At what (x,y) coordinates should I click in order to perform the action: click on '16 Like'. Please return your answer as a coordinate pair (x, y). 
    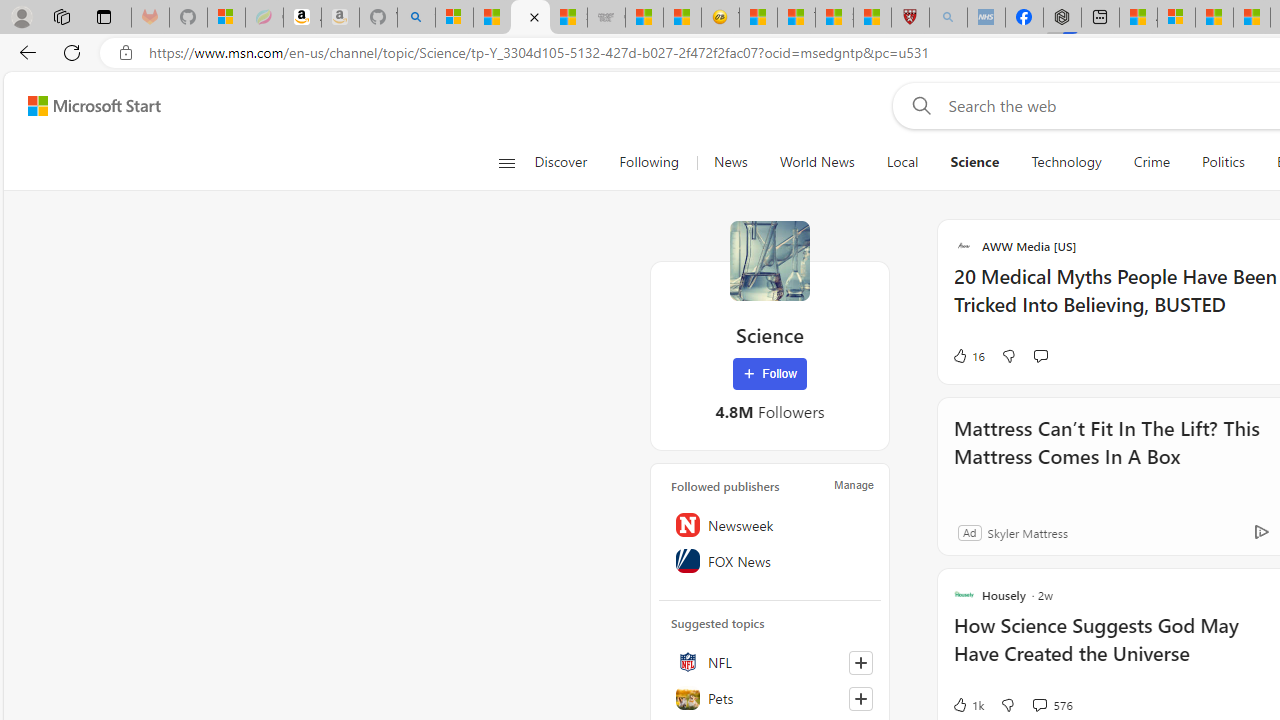
    Looking at the image, I should click on (968, 355).